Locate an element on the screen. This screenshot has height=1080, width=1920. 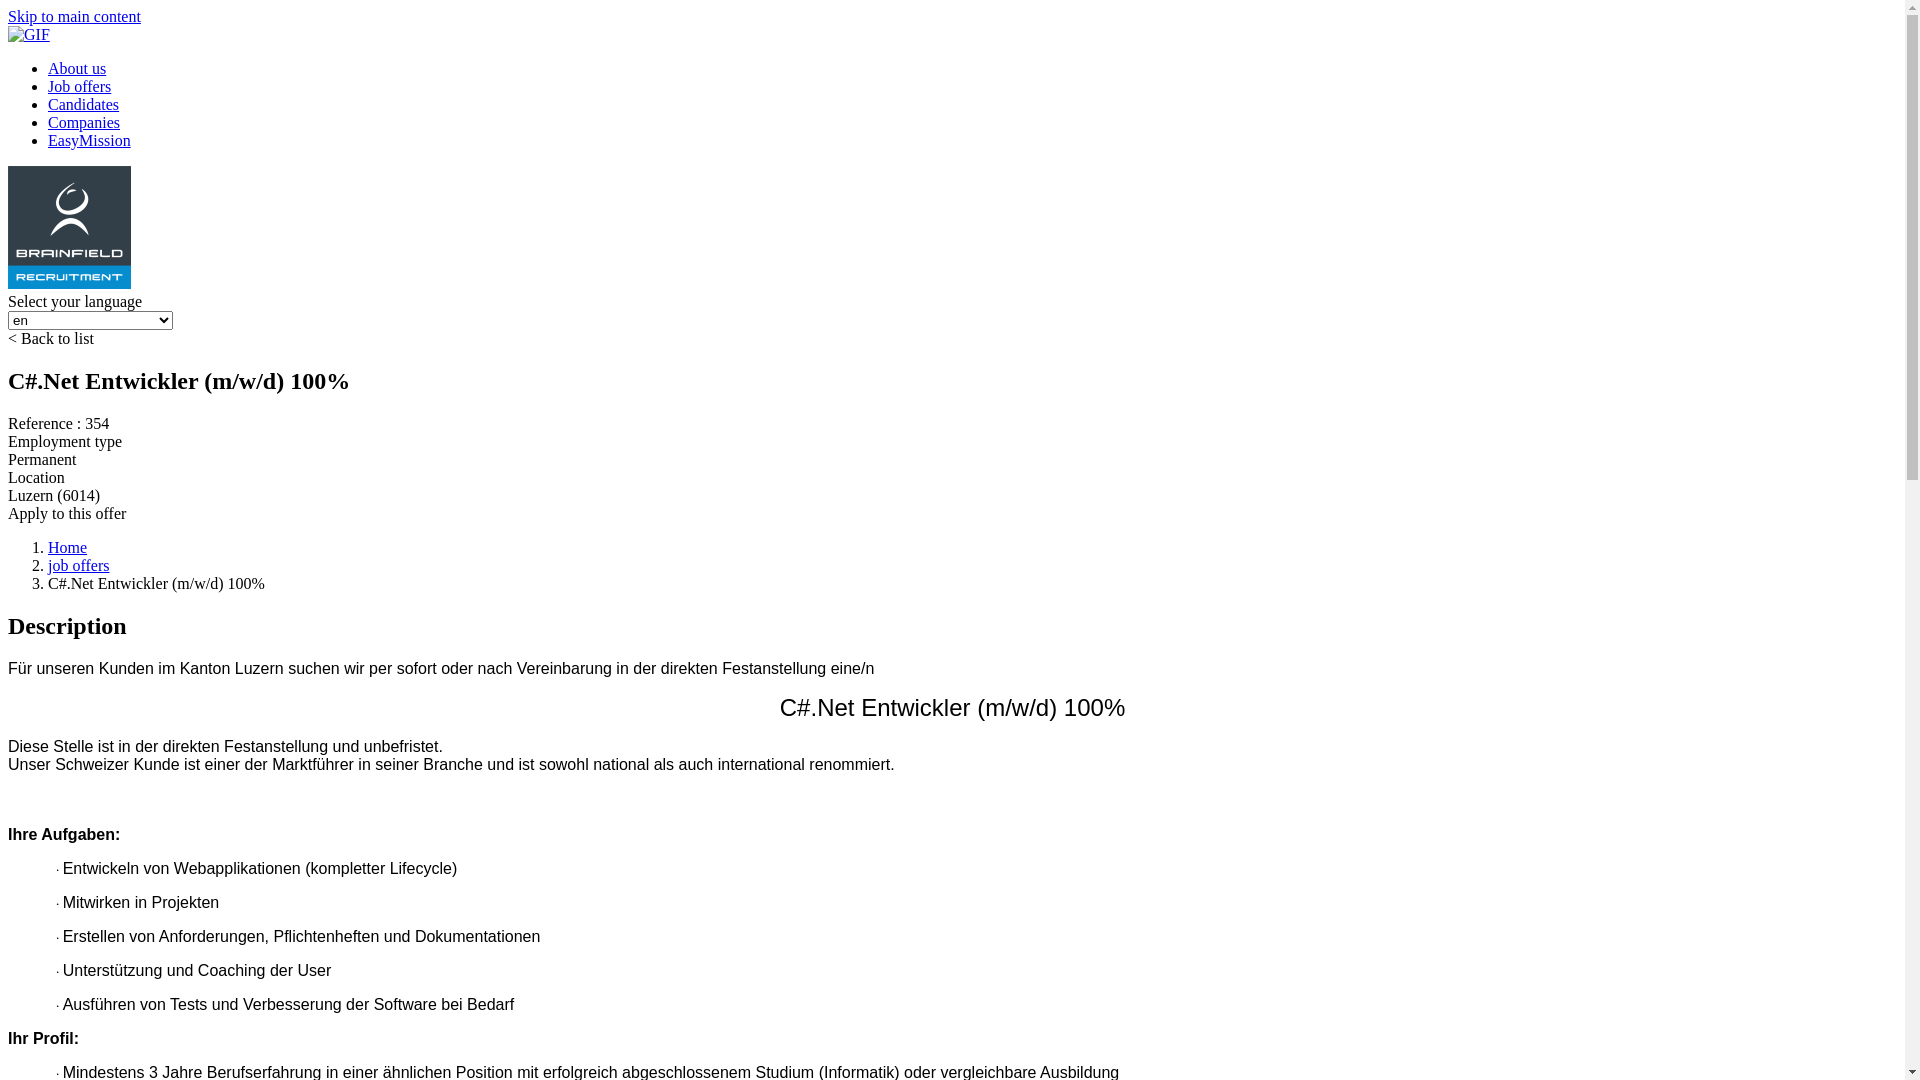
'Home' is located at coordinates (67, 547).